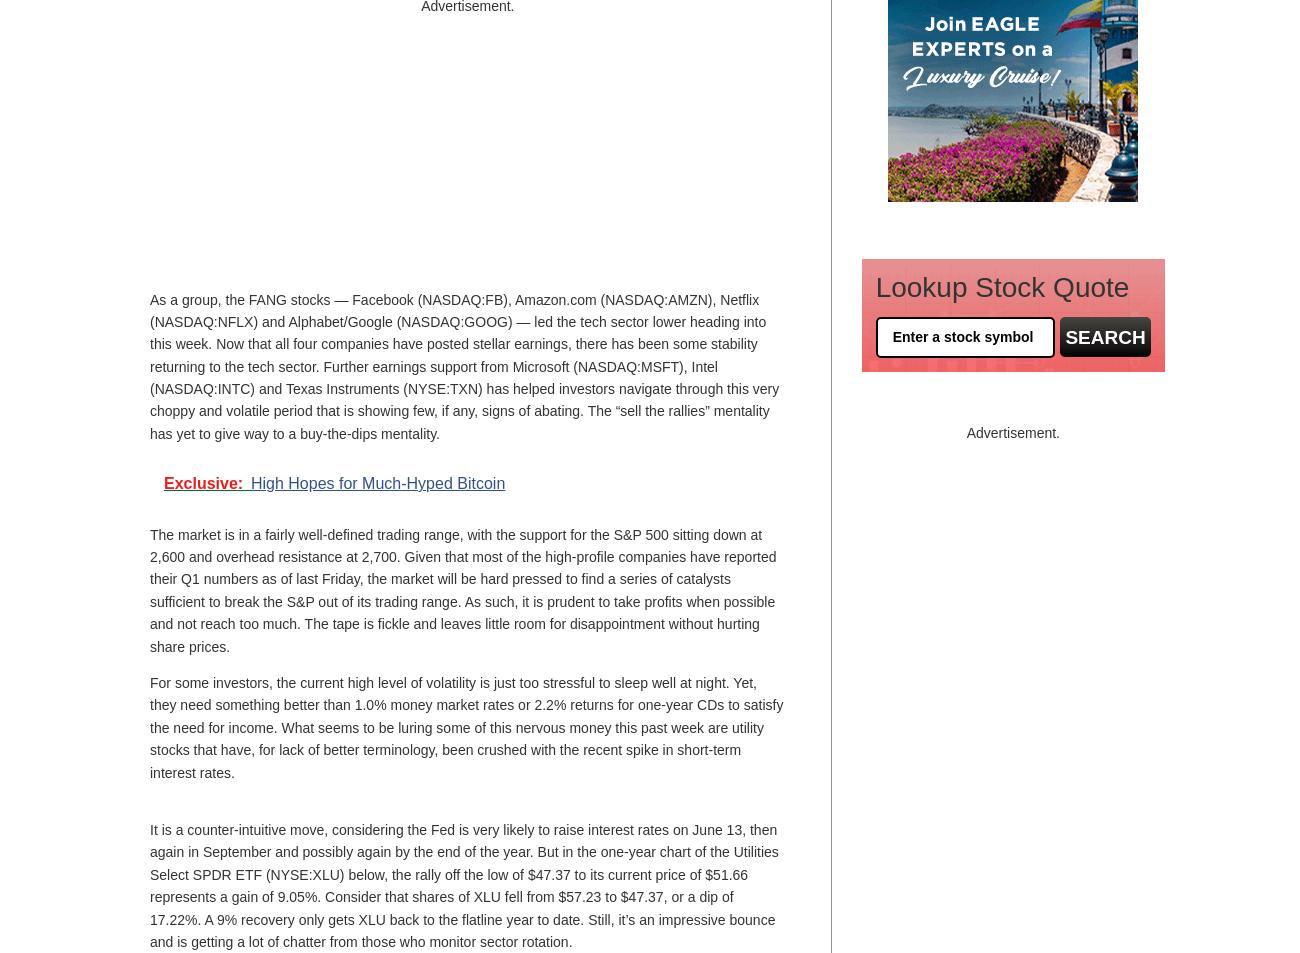 Image resolution: width=1300 pixels, height=953 pixels. I want to click on 'For some investors, the current high level of volatility is just too stressful to sleep well at night. Yet, they need something better than 1.0% money market rates or 2.2% returns for one-year CDs to satisfy the need for income. What seems to be luring some of this nervous money this past week are utility stocks that have, for lack of better terminology, been crushed with the recent spike in short-term interest rates.', so click(465, 727).